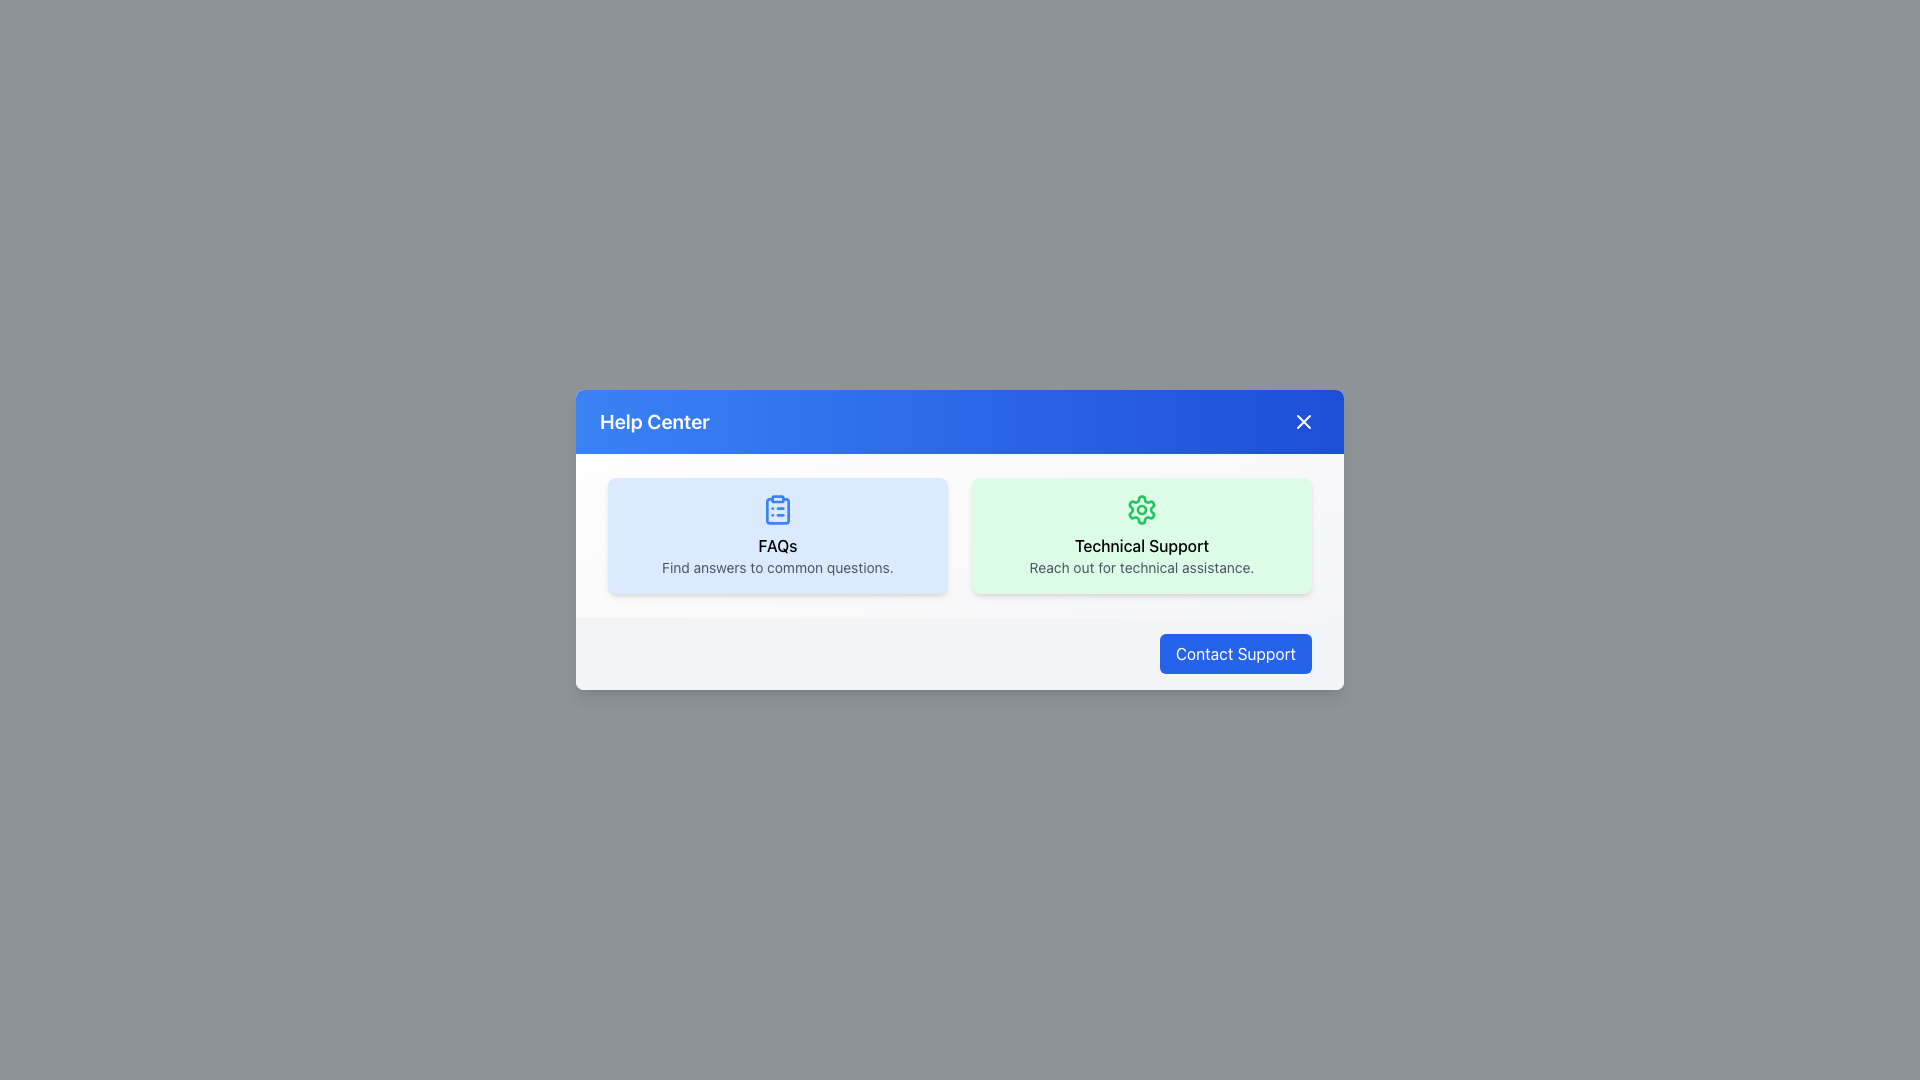 Image resolution: width=1920 pixels, height=1080 pixels. Describe the element at coordinates (776, 567) in the screenshot. I see `the static text that reads 'Find answers to common questions.' located below the 'FAQs' title in the Help Center interface` at that location.